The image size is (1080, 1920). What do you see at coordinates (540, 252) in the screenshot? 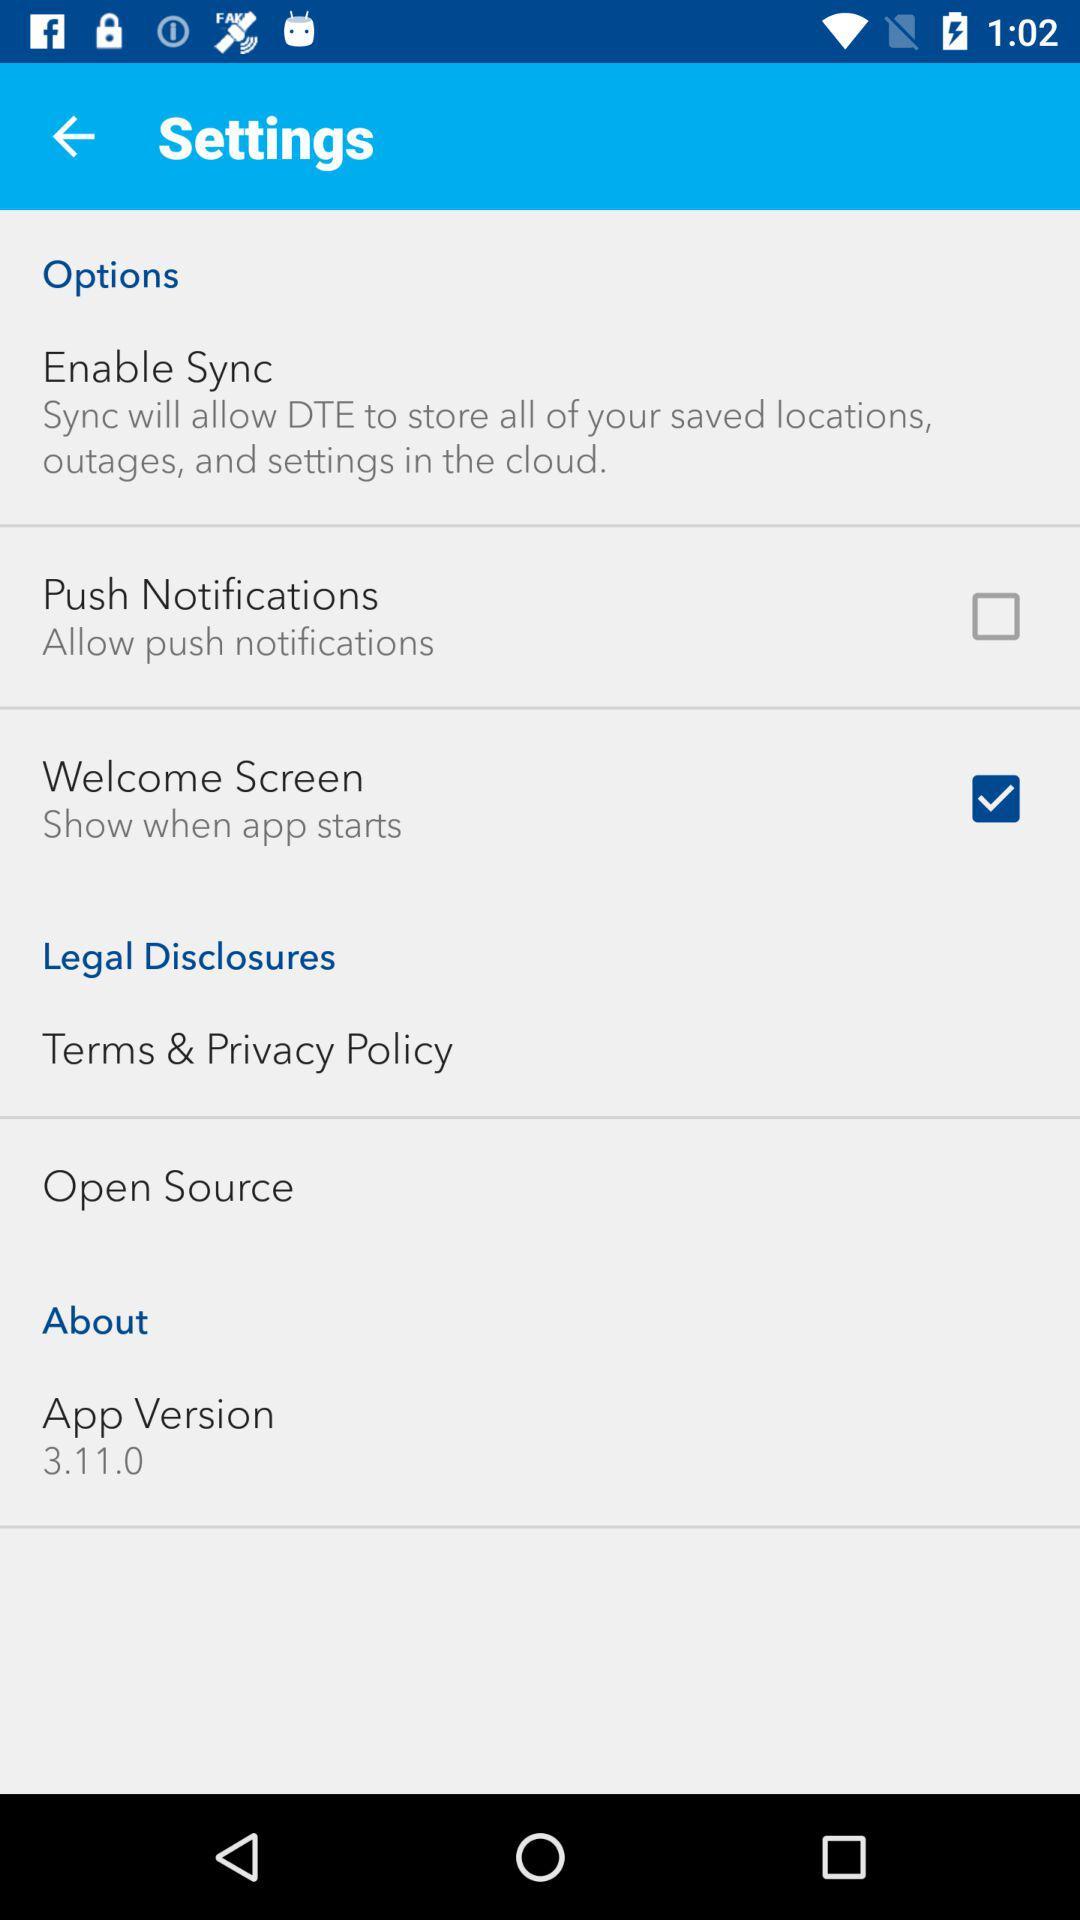
I see `icon above the enable sync icon` at bounding box center [540, 252].